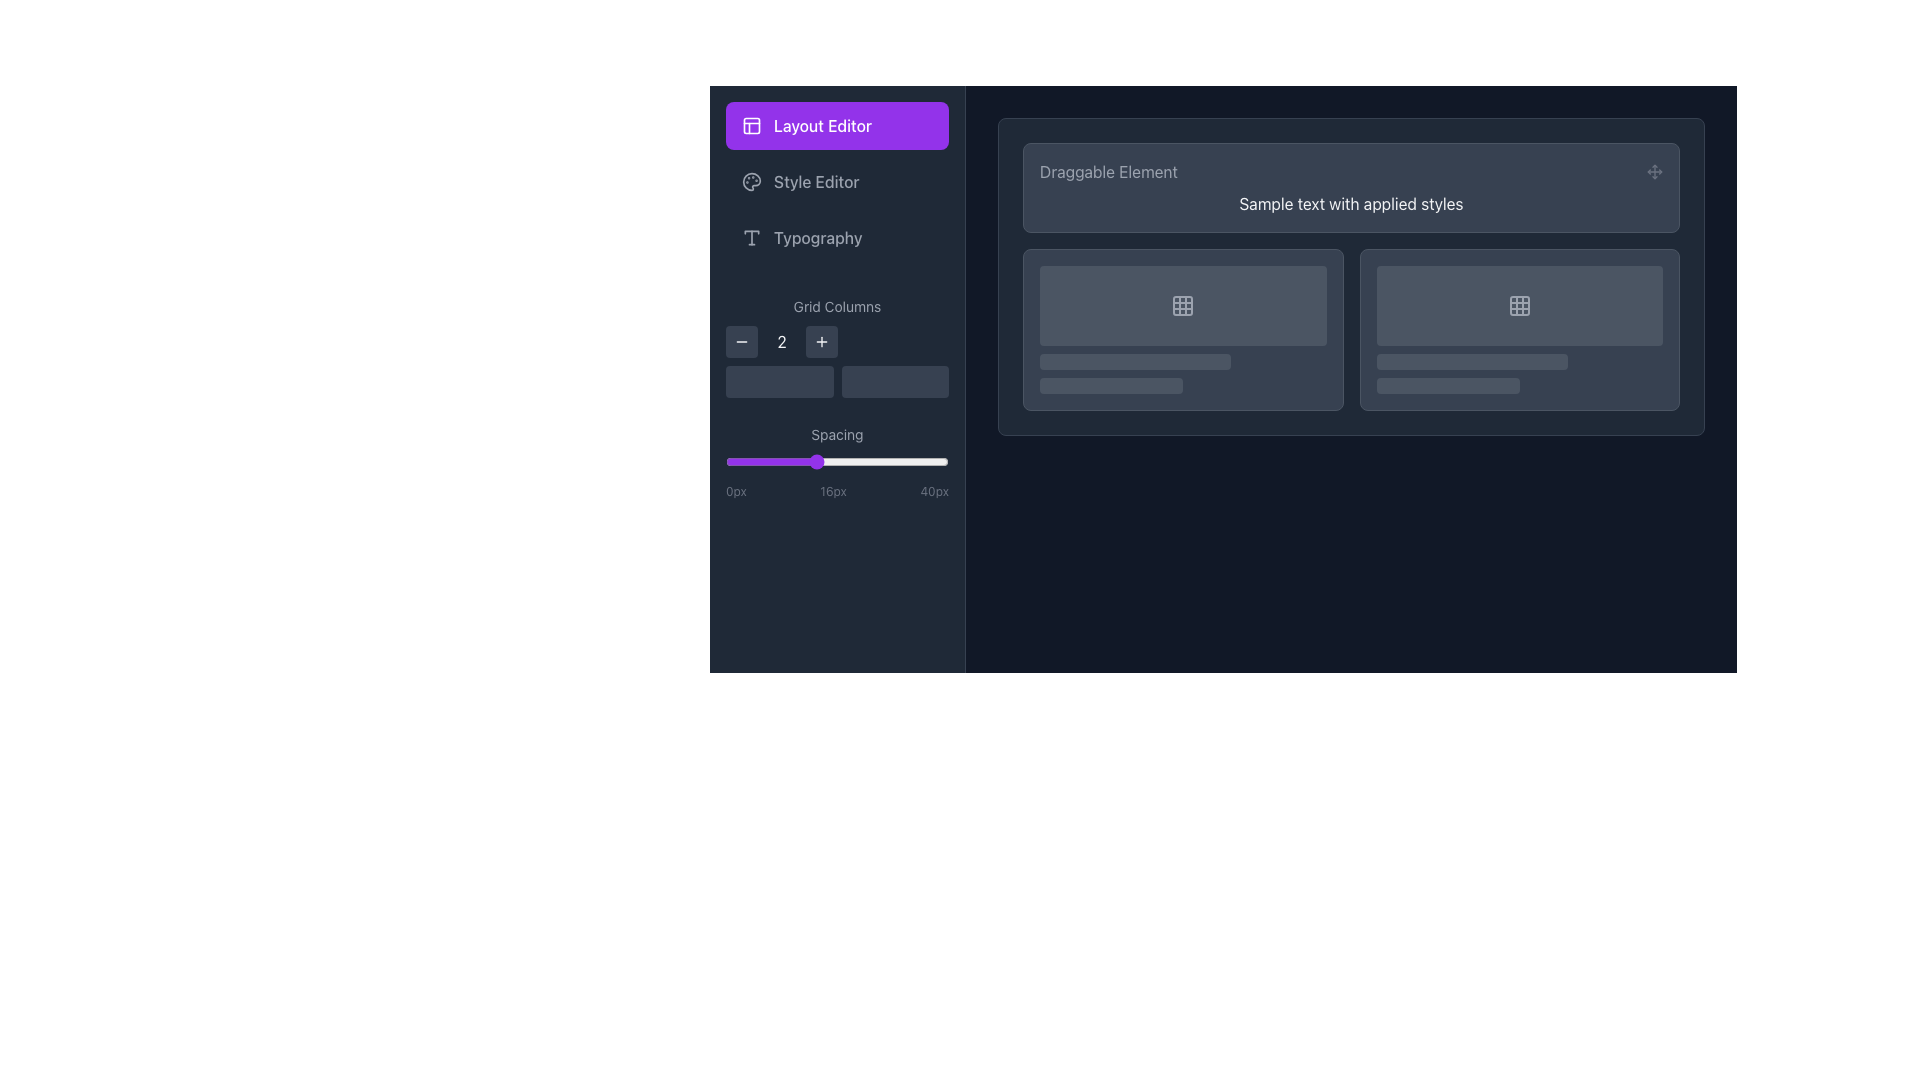 The image size is (1920, 1080). I want to click on the grid-like icon located in the top-left corner of the purple header labeled 'Layout Editor', which precedes the text label 'Layout Editor', so click(751, 126).